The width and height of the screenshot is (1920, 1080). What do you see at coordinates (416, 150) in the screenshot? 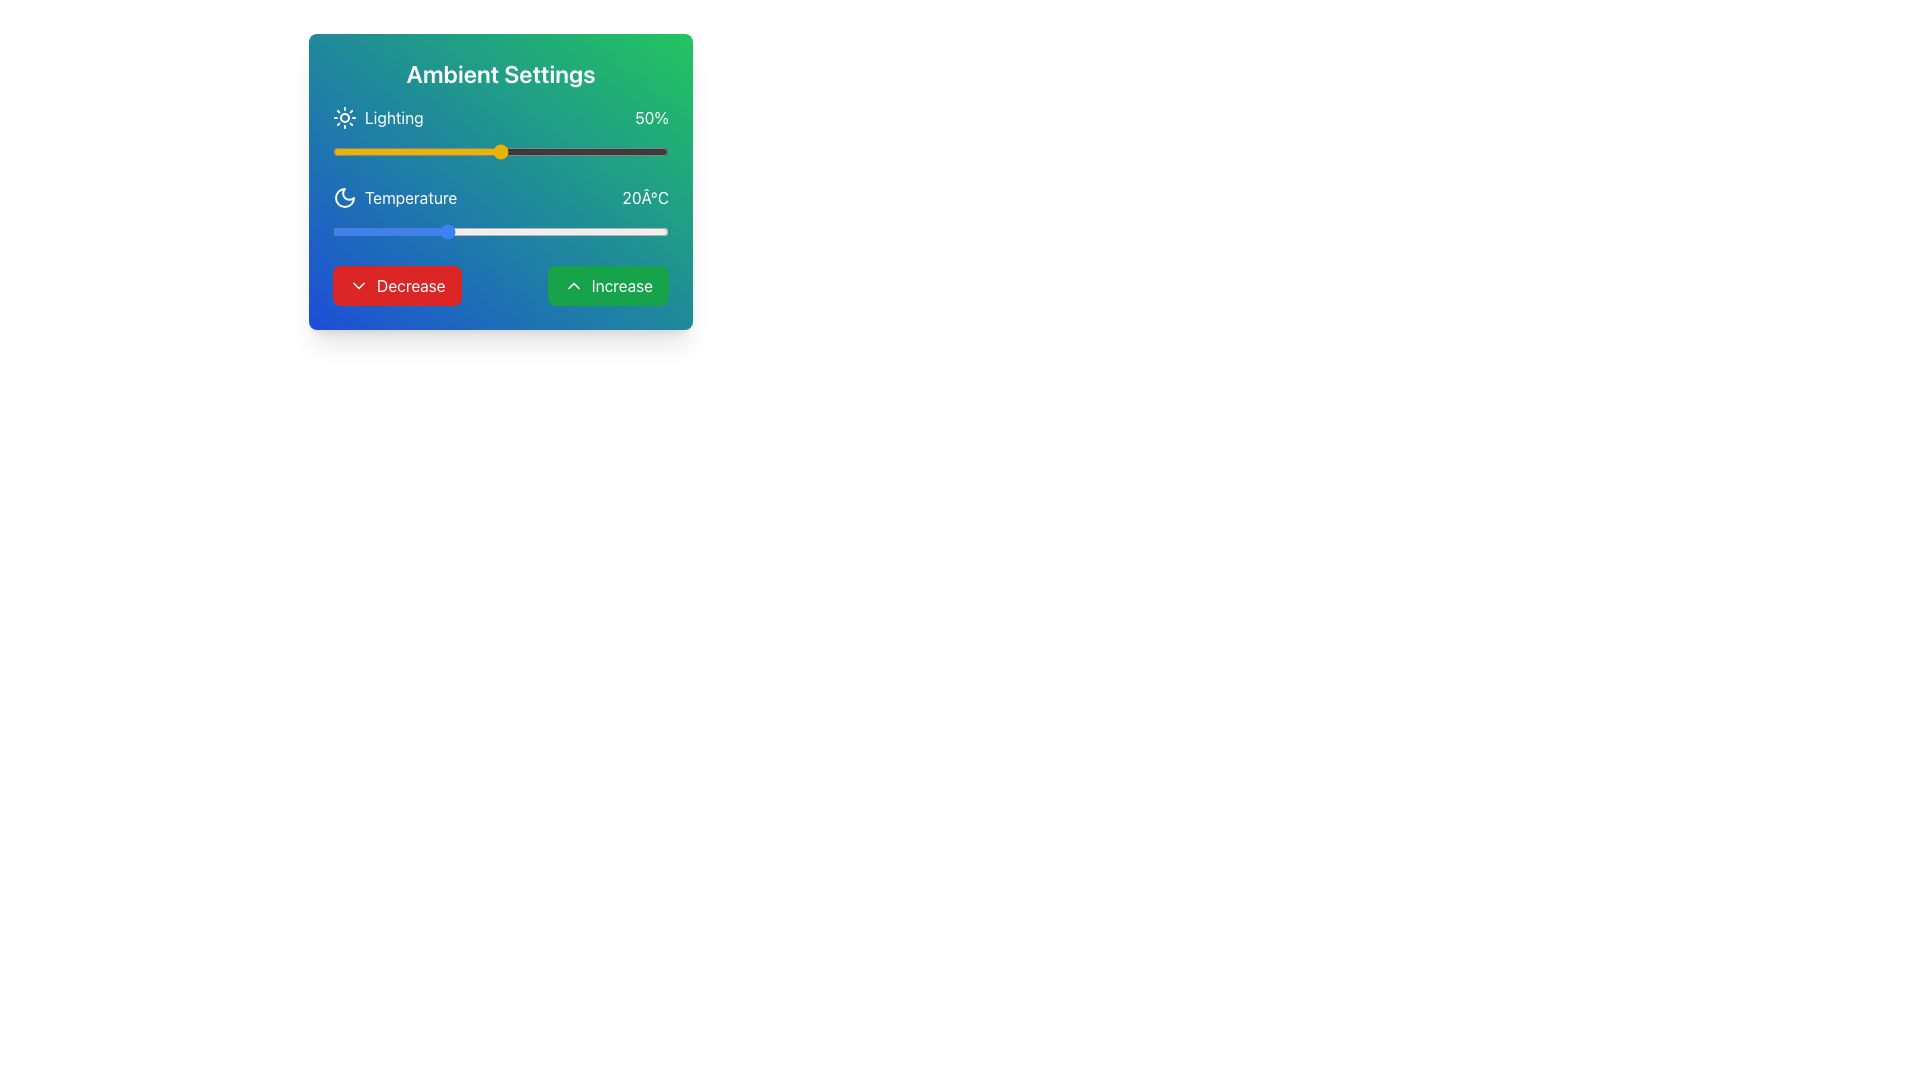
I see `brightness level` at bounding box center [416, 150].